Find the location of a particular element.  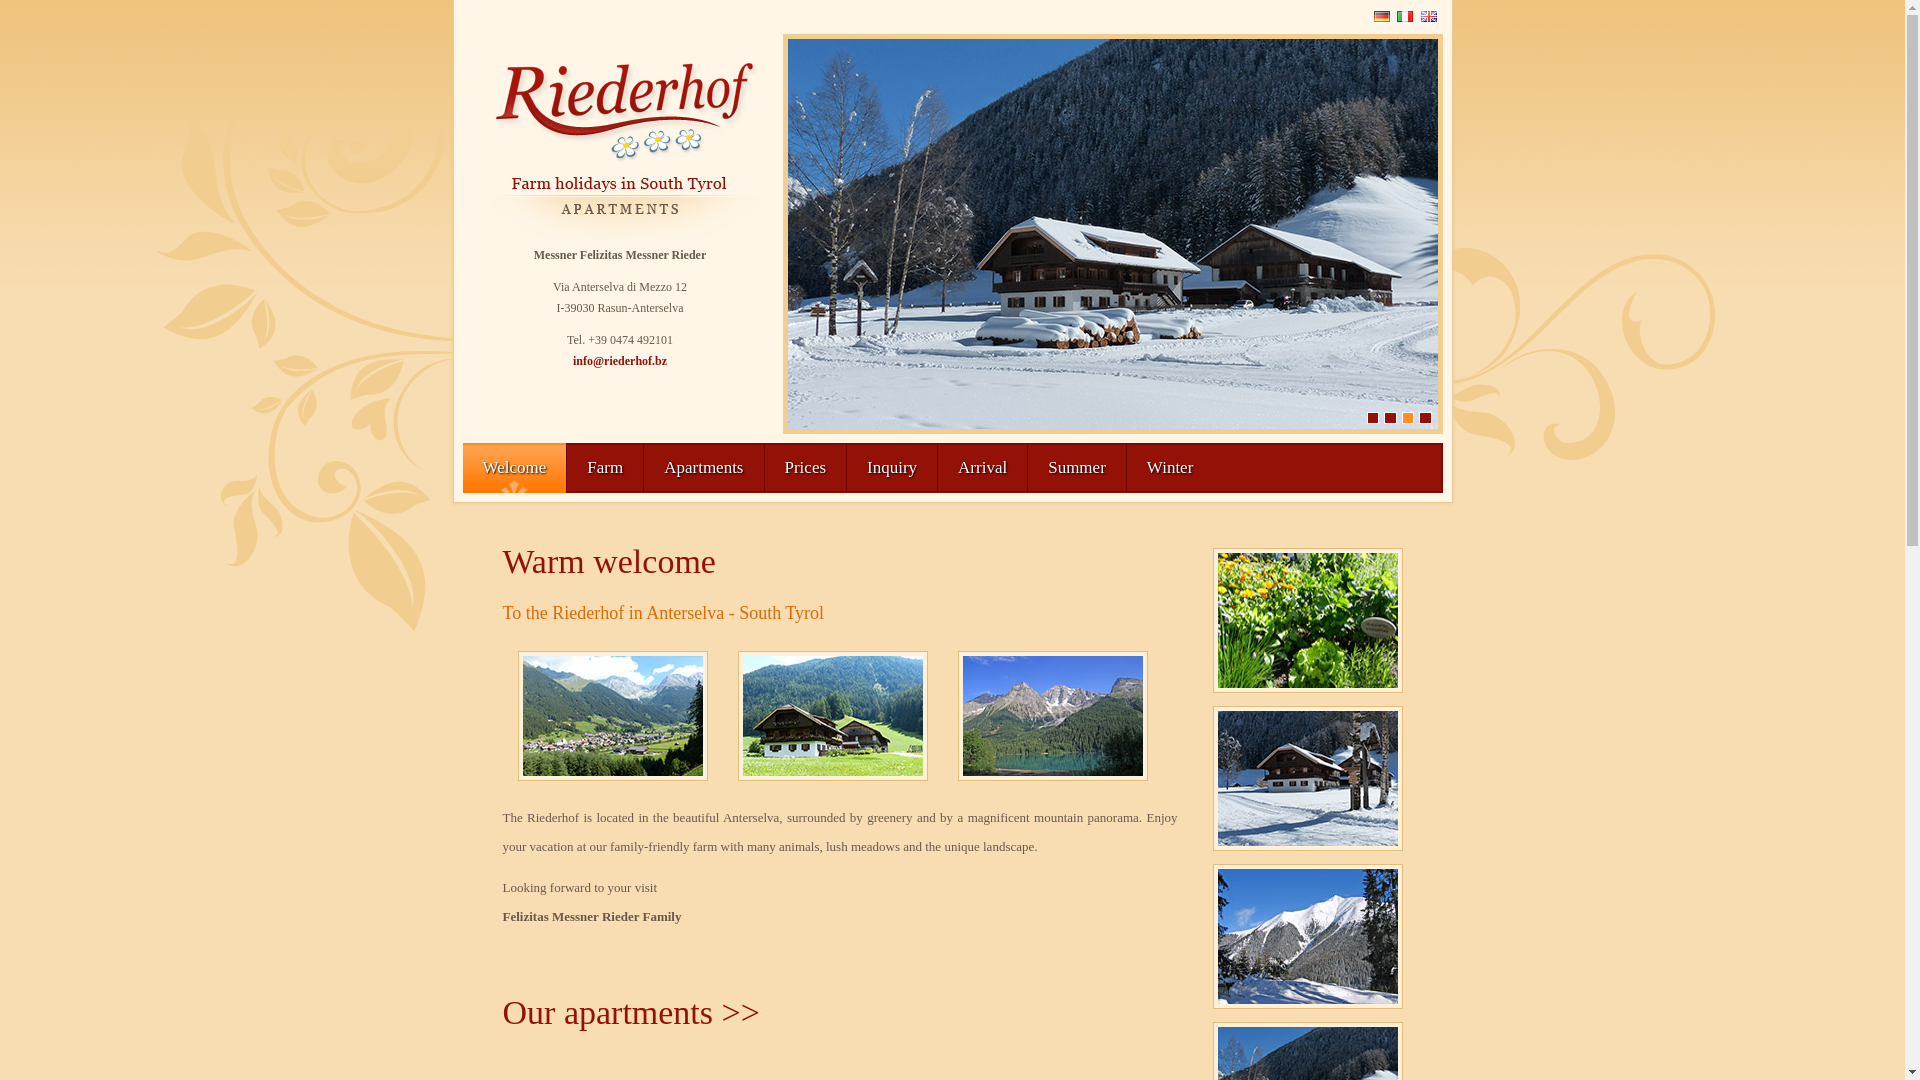

'4' is located at coordinates (1418, 416).